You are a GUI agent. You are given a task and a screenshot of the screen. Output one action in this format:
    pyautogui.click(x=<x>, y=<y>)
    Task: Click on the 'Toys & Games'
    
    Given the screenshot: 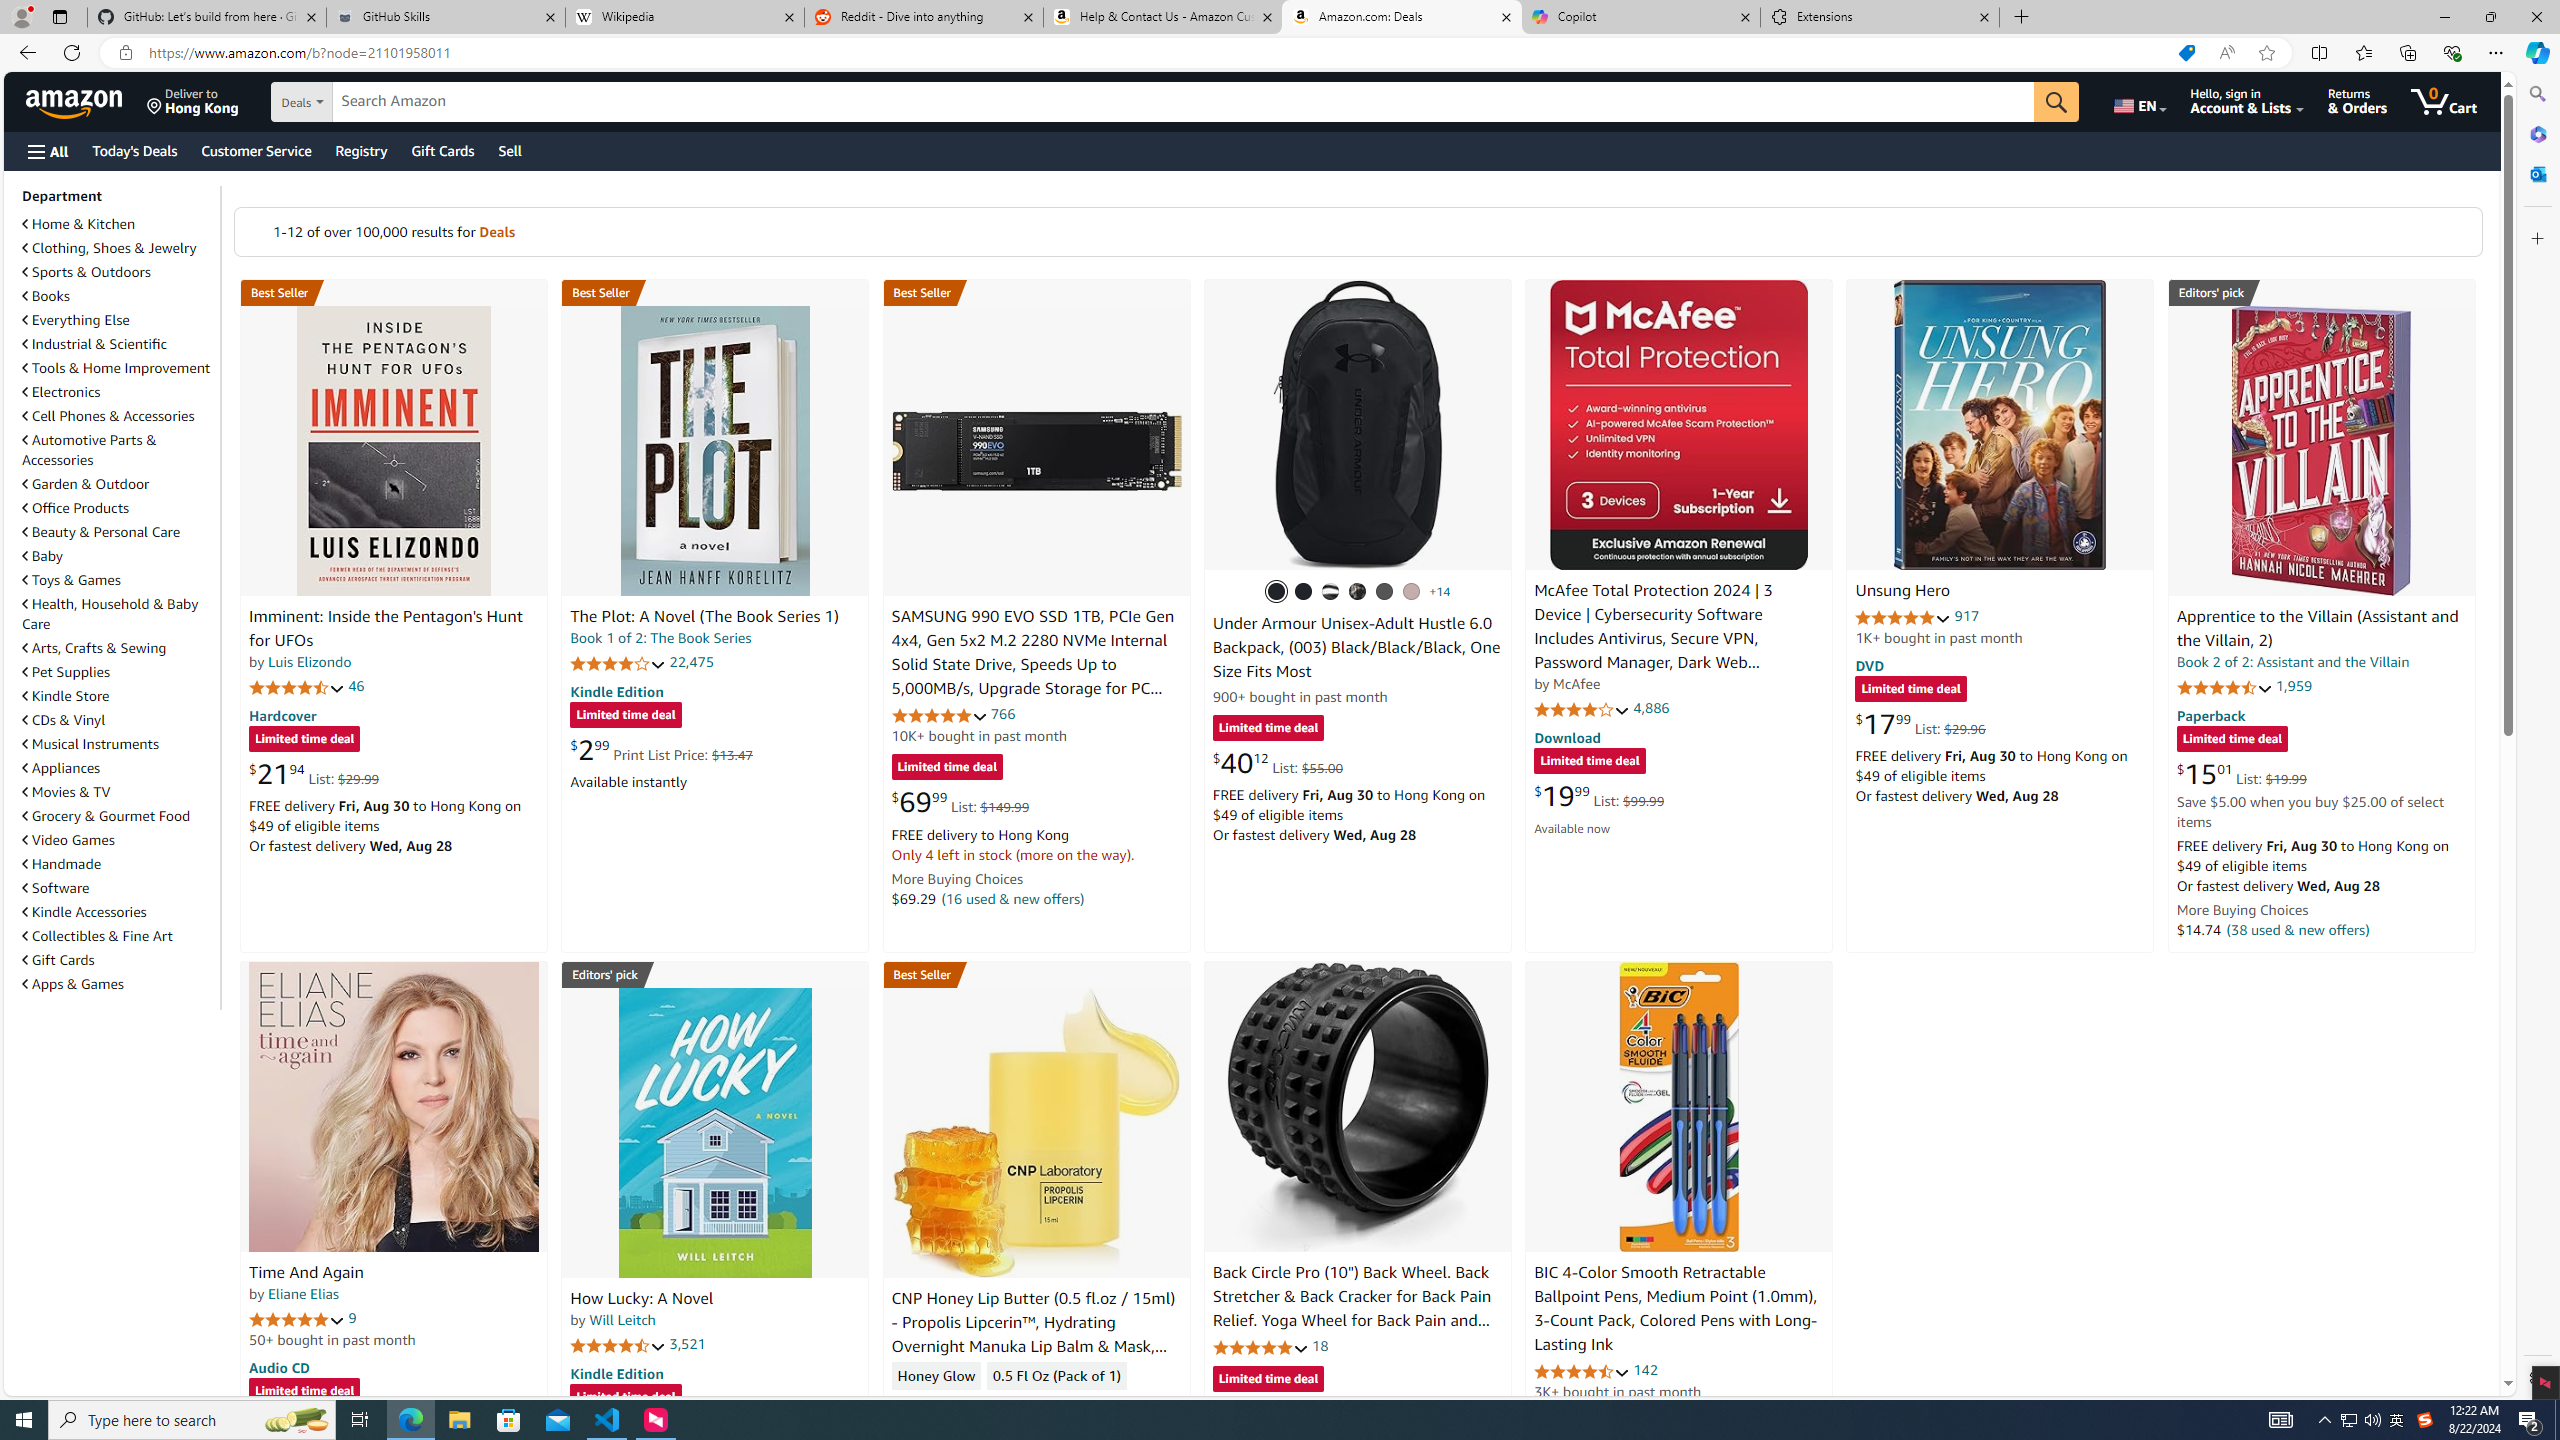 What is the action you would take?
    pyautogui.click(x=118, y=579)
    